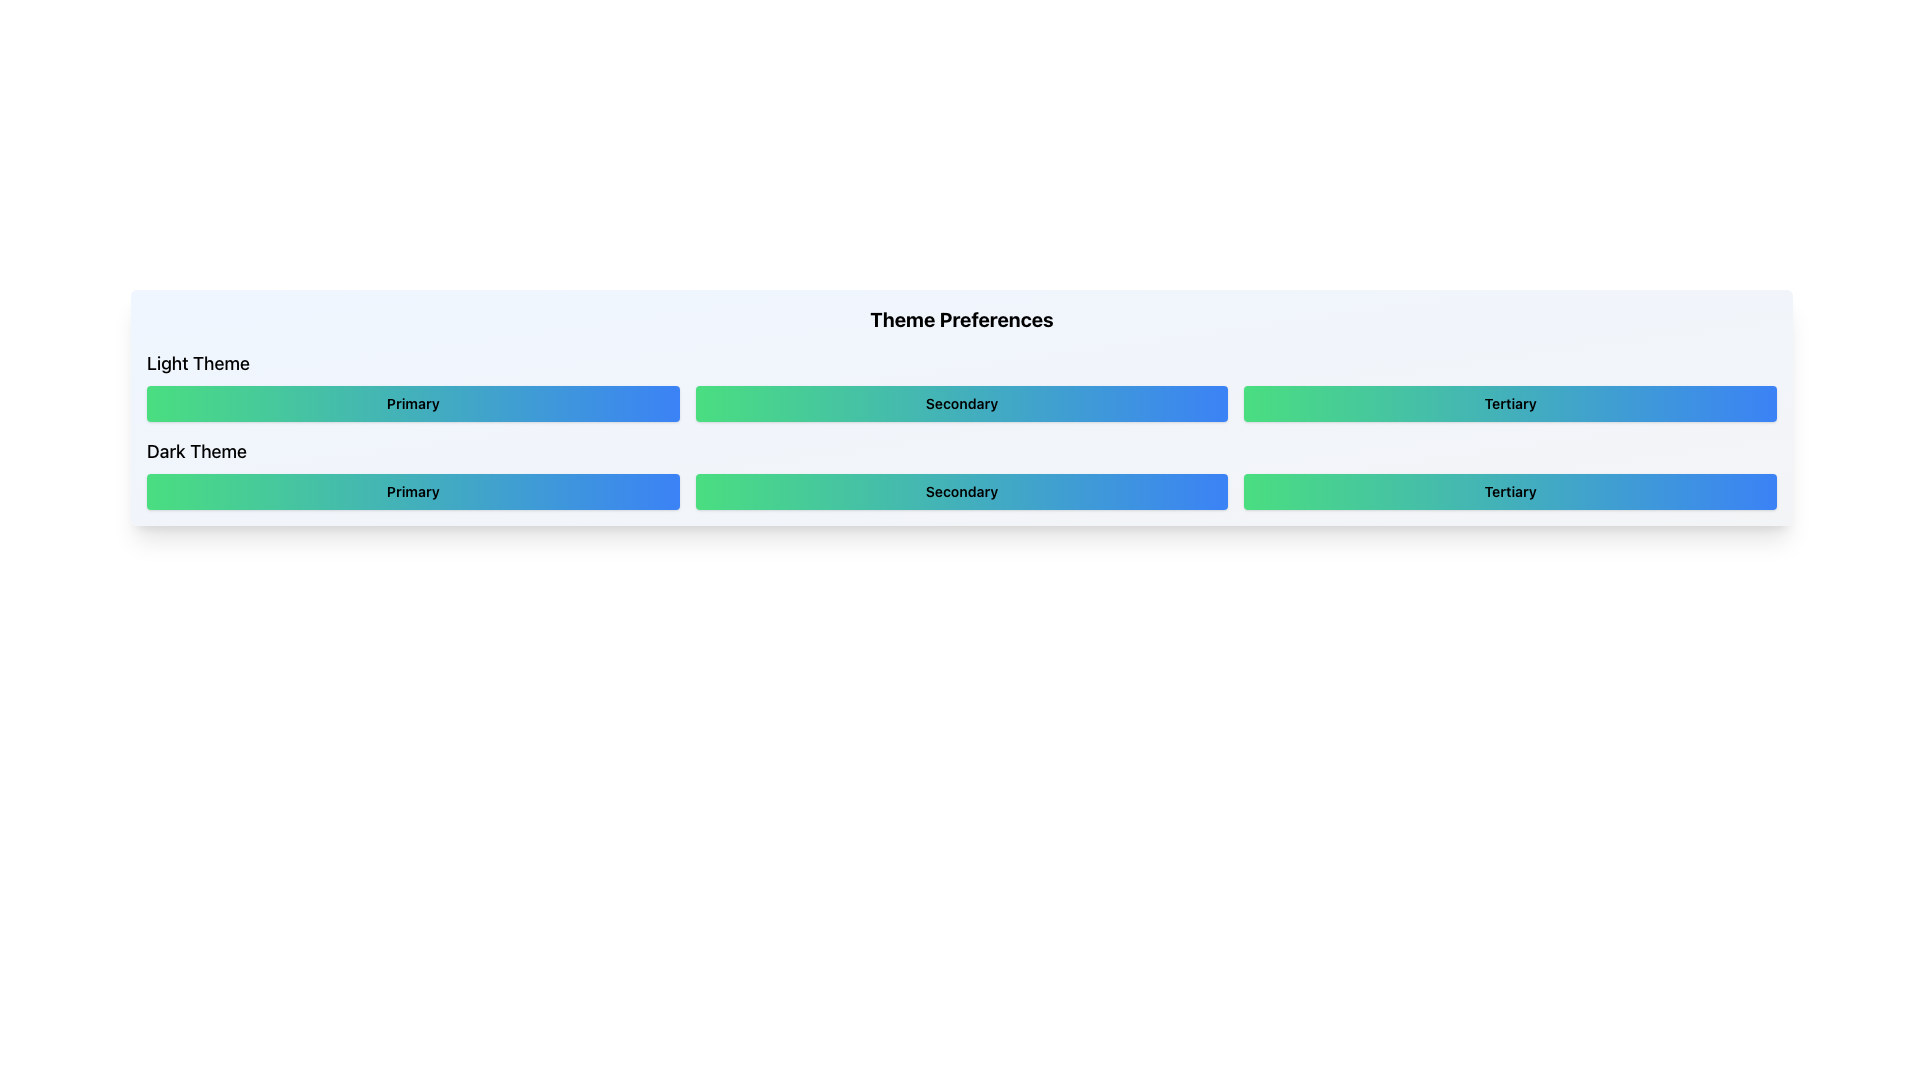 This screenshot has height=1080, width=1920. What do you see at coordinates (196, 451) in the screenshot?
I see `the non-interactive 'Dark Theme' text label located below the 'Light Theme' label and to the left of the theme preference buttons` at bounding box center [196, 451].